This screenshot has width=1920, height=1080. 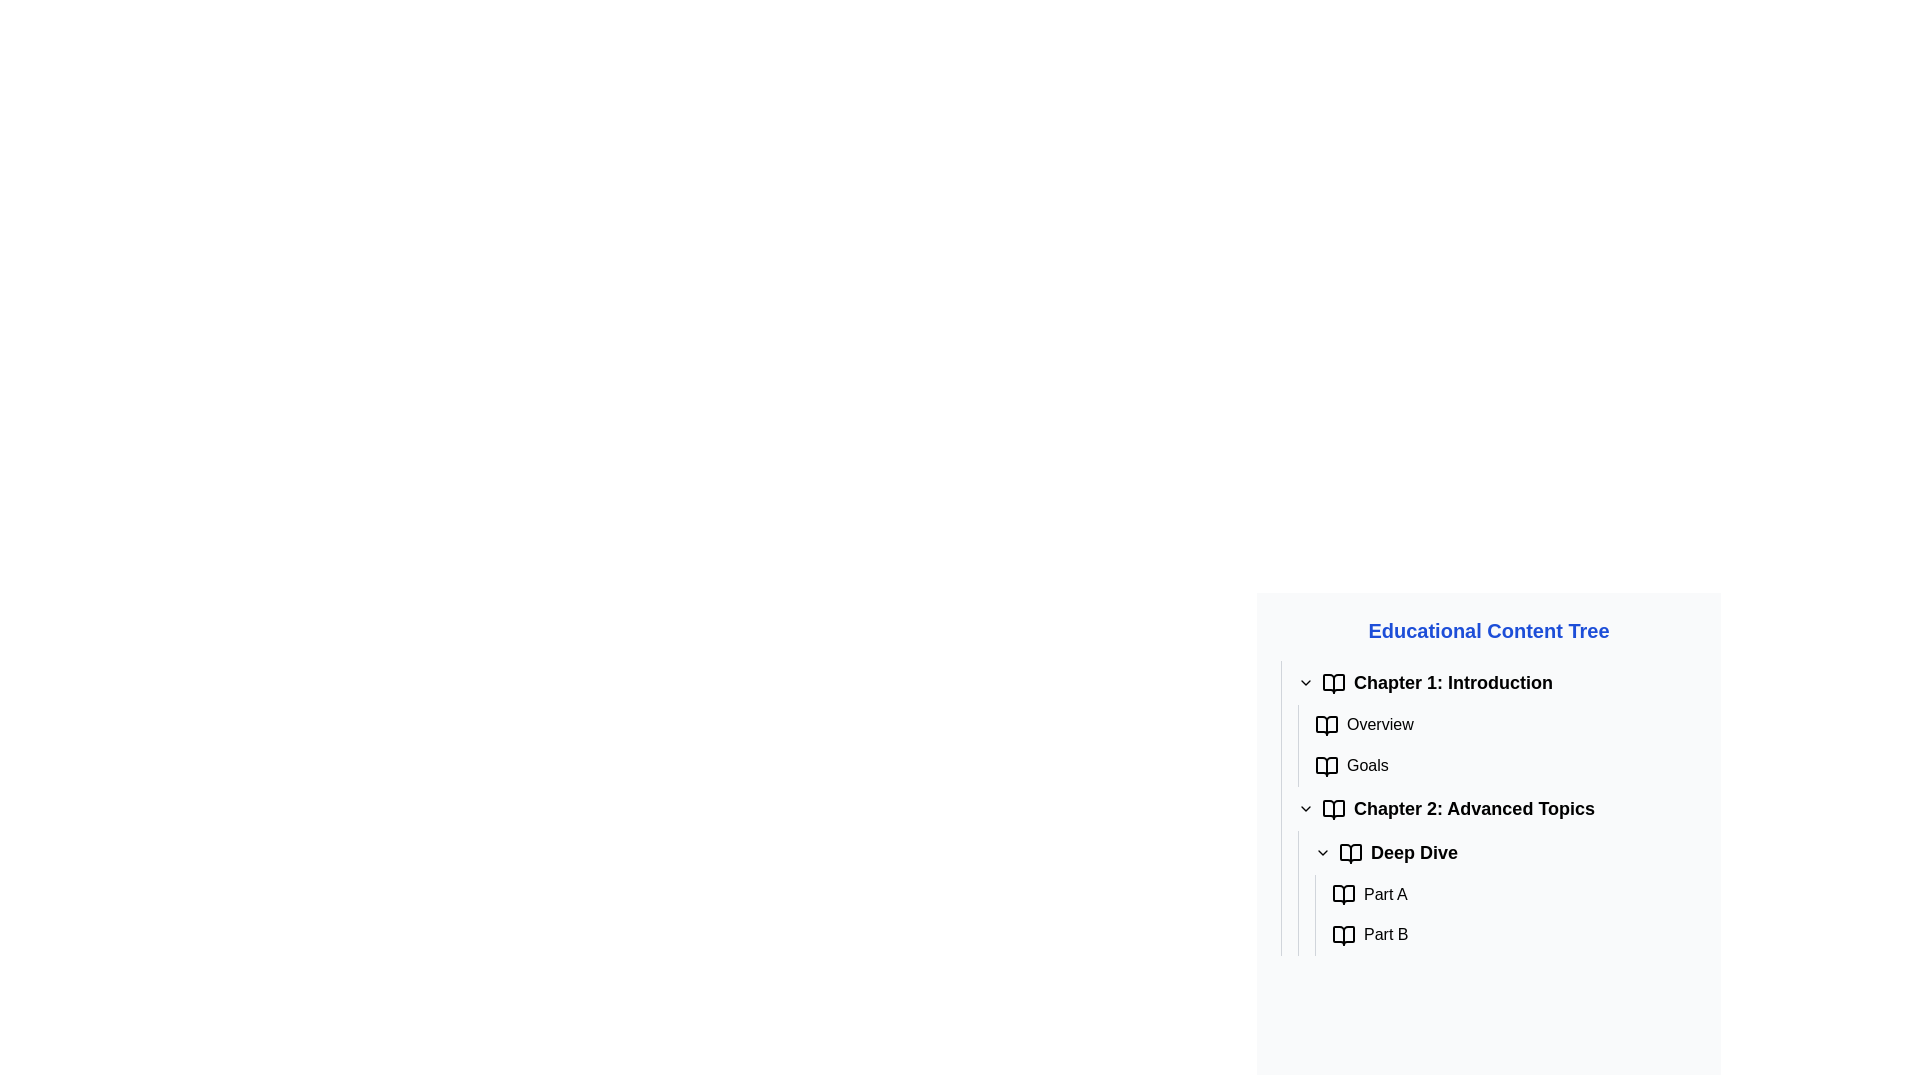 What do you see at coordinates (1350, 852) in the screenshot?
I see `the documentation icon located to the left of the 'Deep Dive' text` at bounding box center [1350, 852].